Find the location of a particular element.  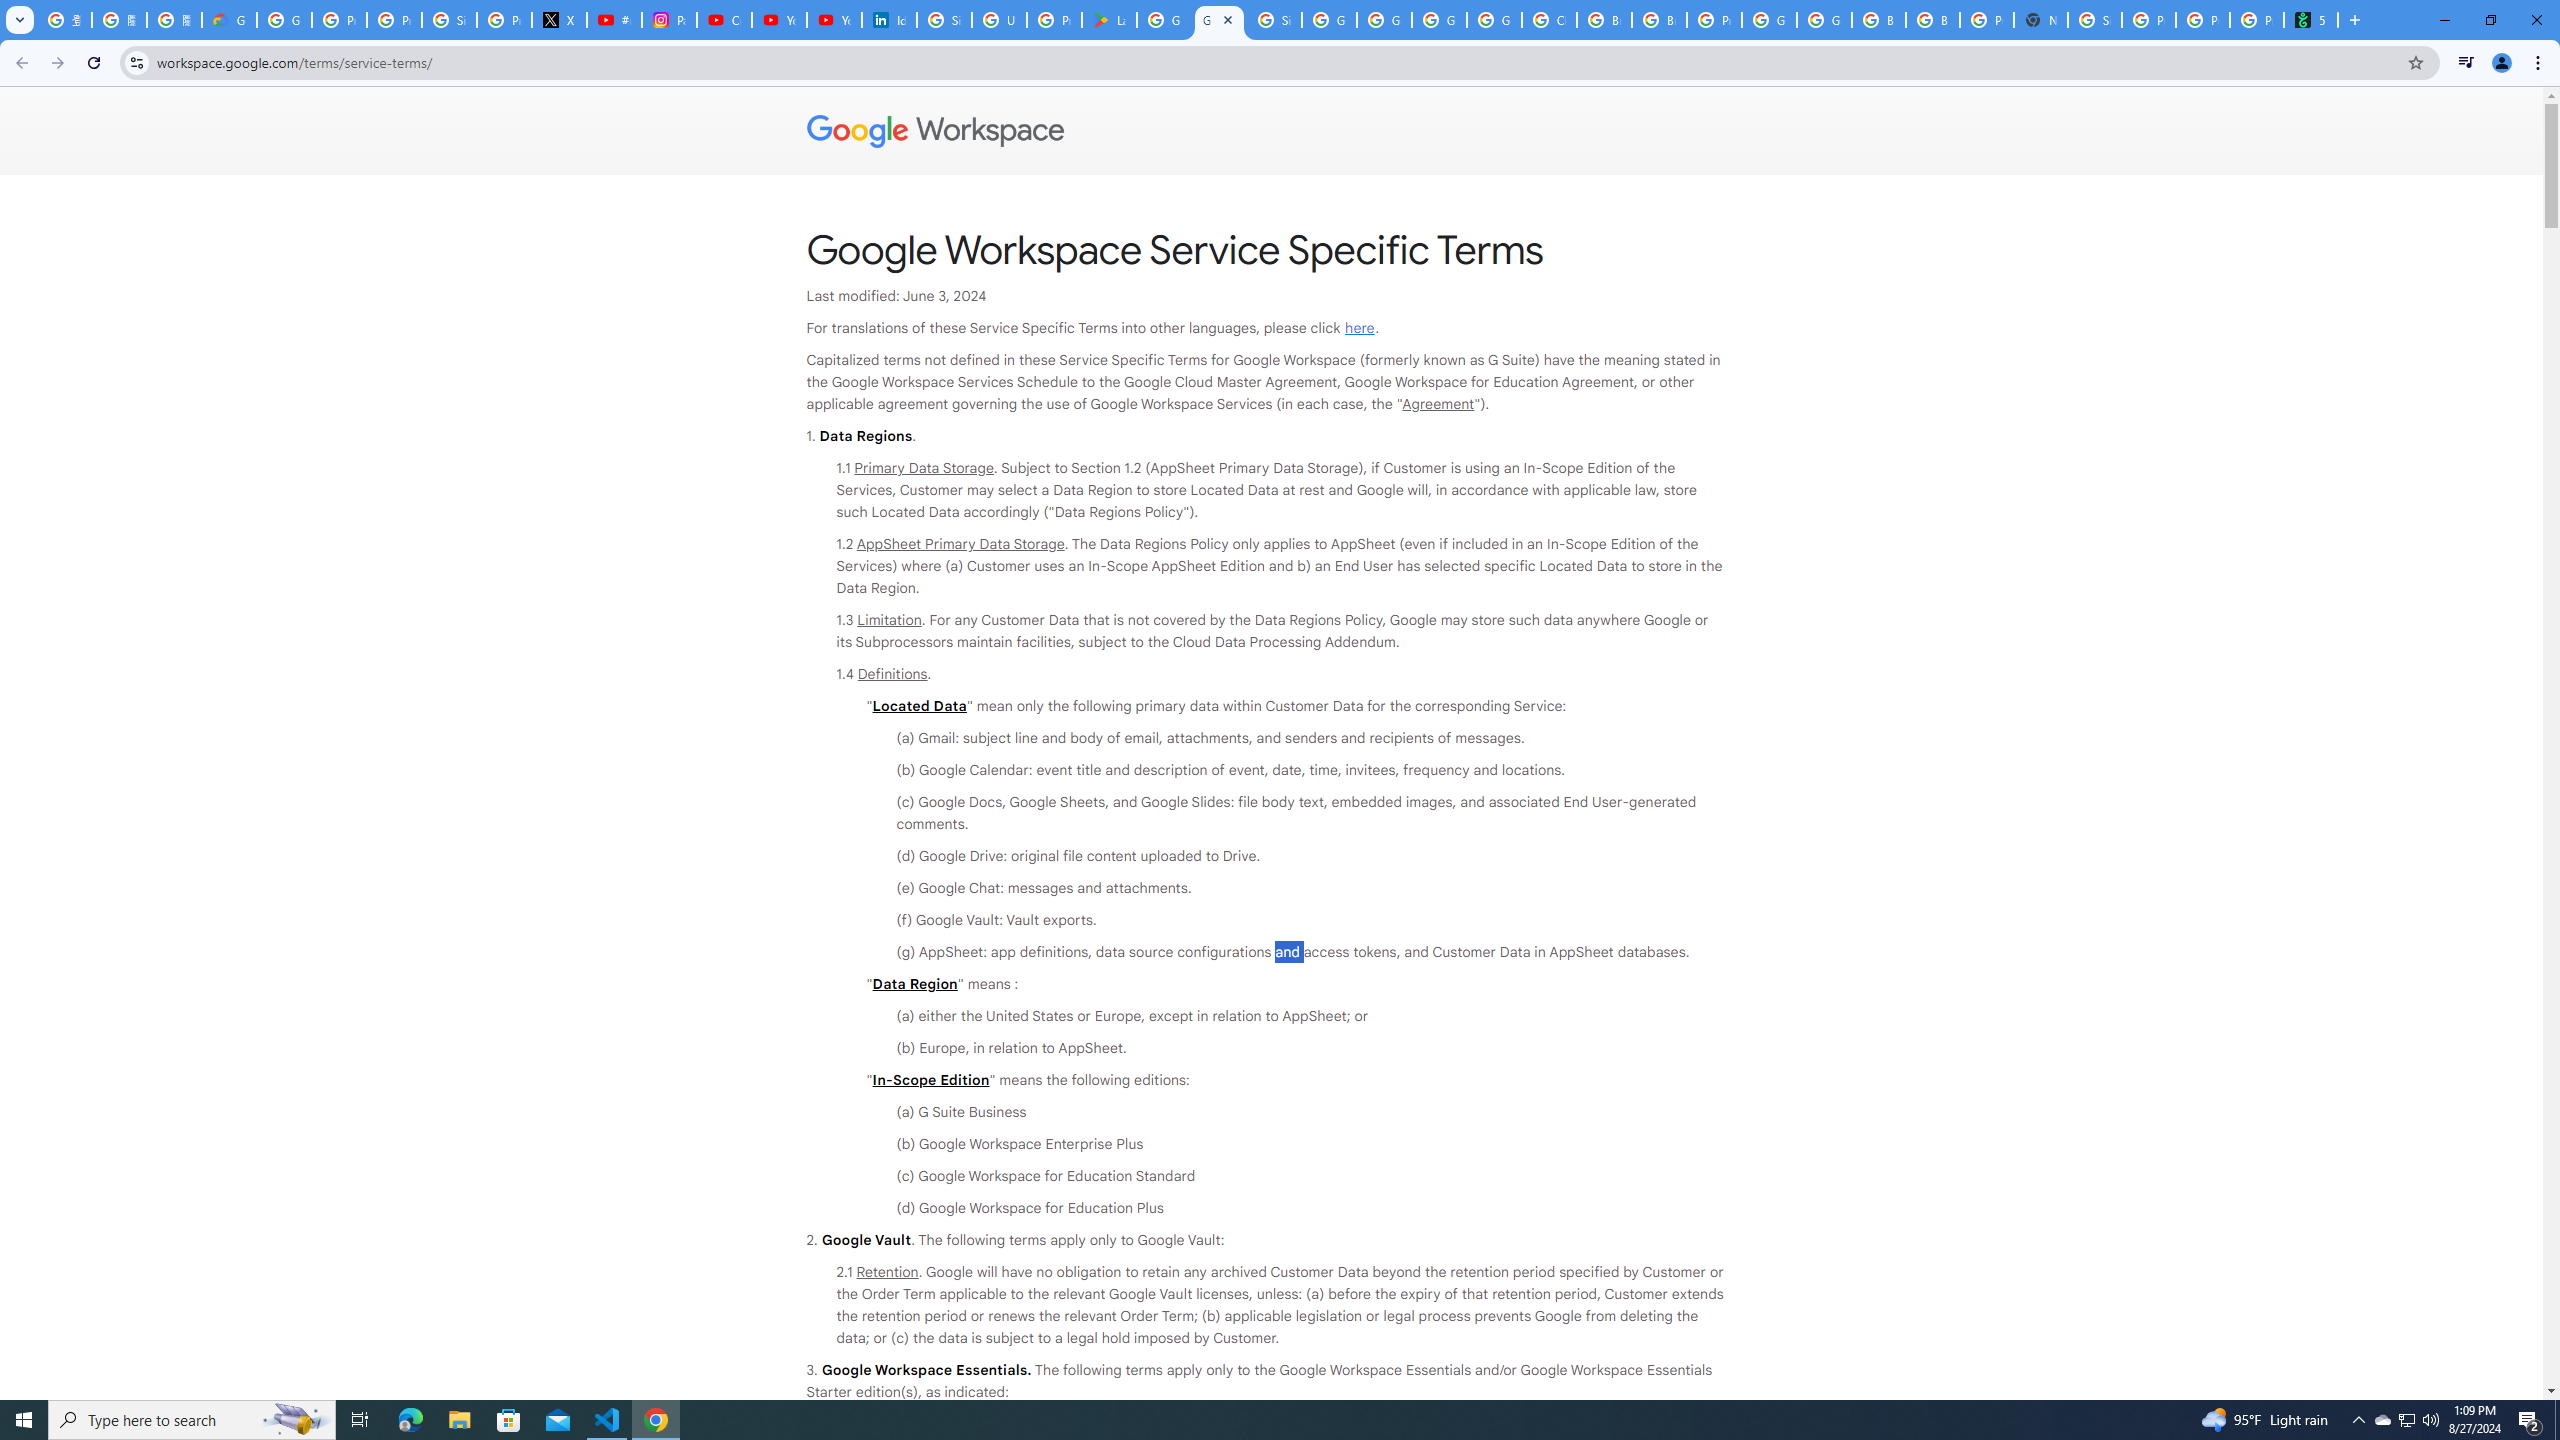

'Identity verification via Persona | LinkedIn Help' is located at coordinates (888, 19).